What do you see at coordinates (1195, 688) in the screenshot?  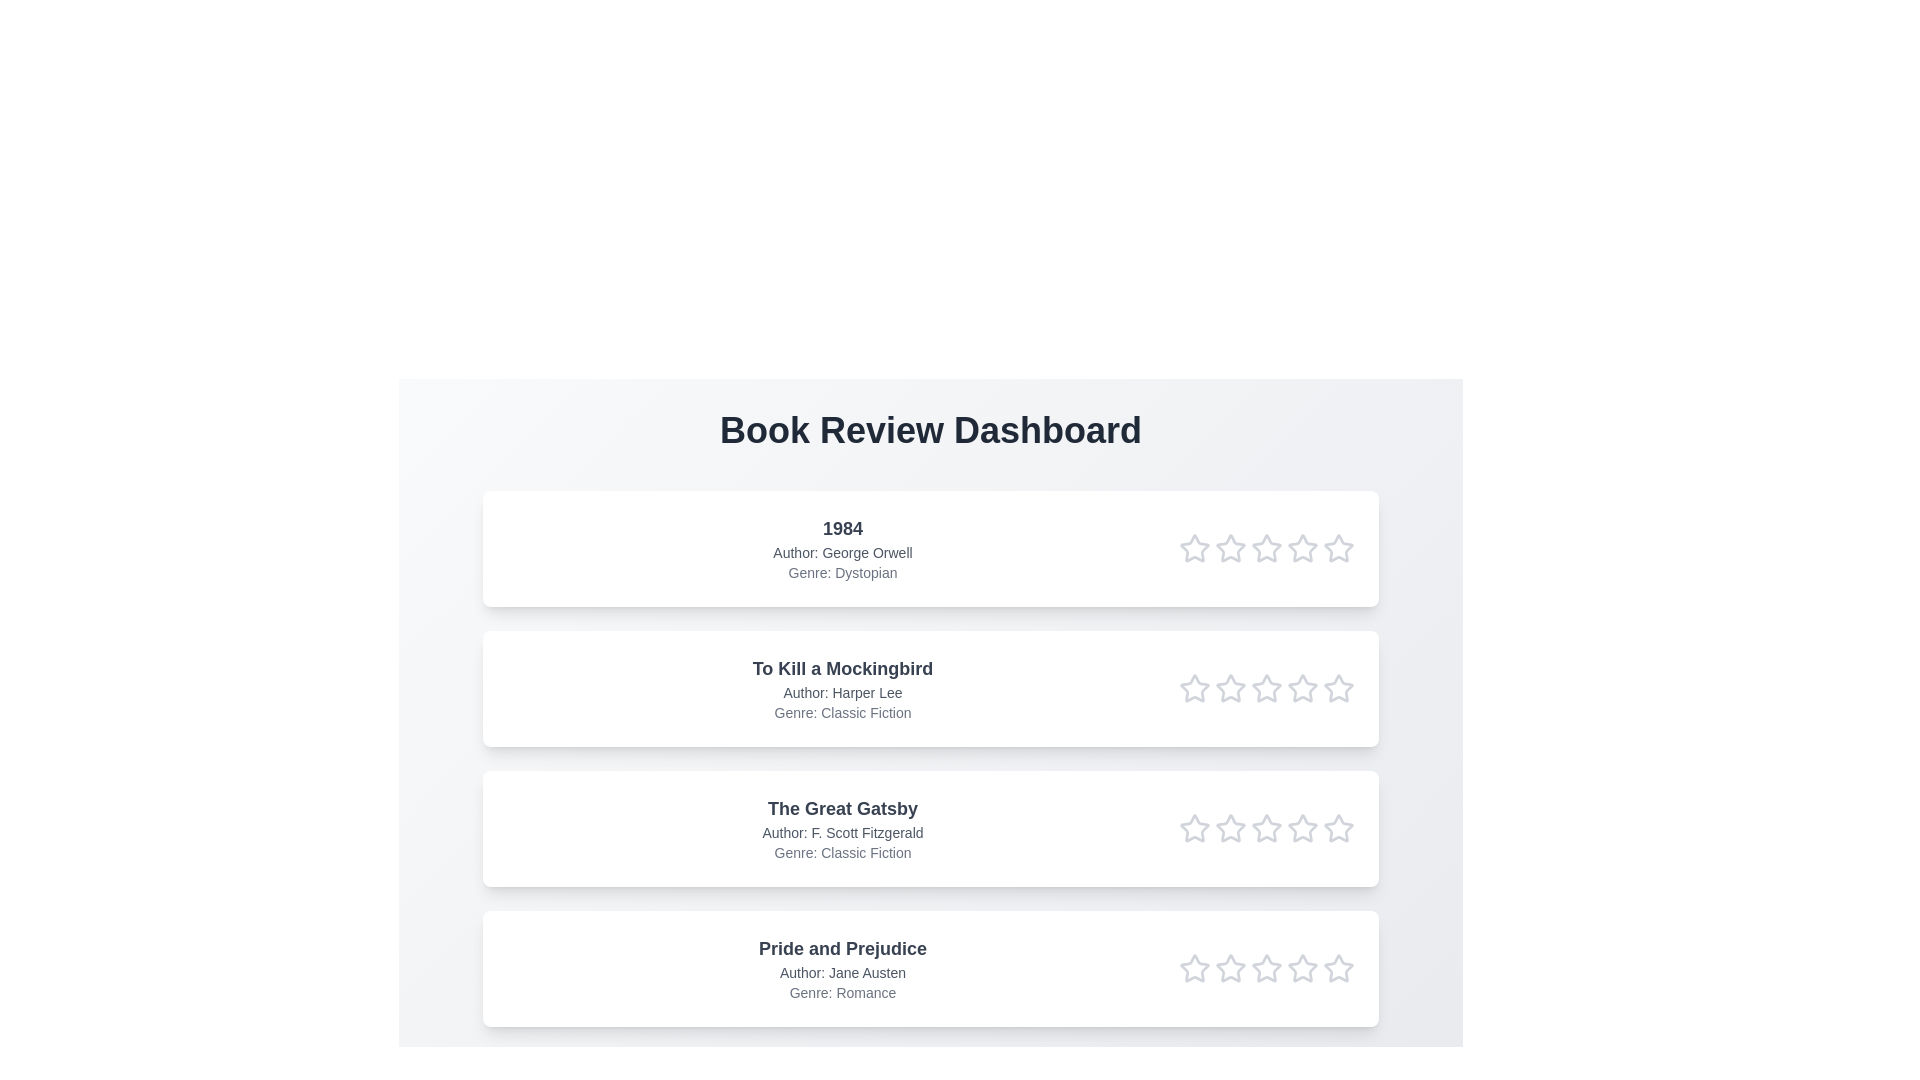 I see `the rating of the book 'To Kill a Mockingbird' to 1 stars by clicking on the respective star` at bounding box center [1195, 688].